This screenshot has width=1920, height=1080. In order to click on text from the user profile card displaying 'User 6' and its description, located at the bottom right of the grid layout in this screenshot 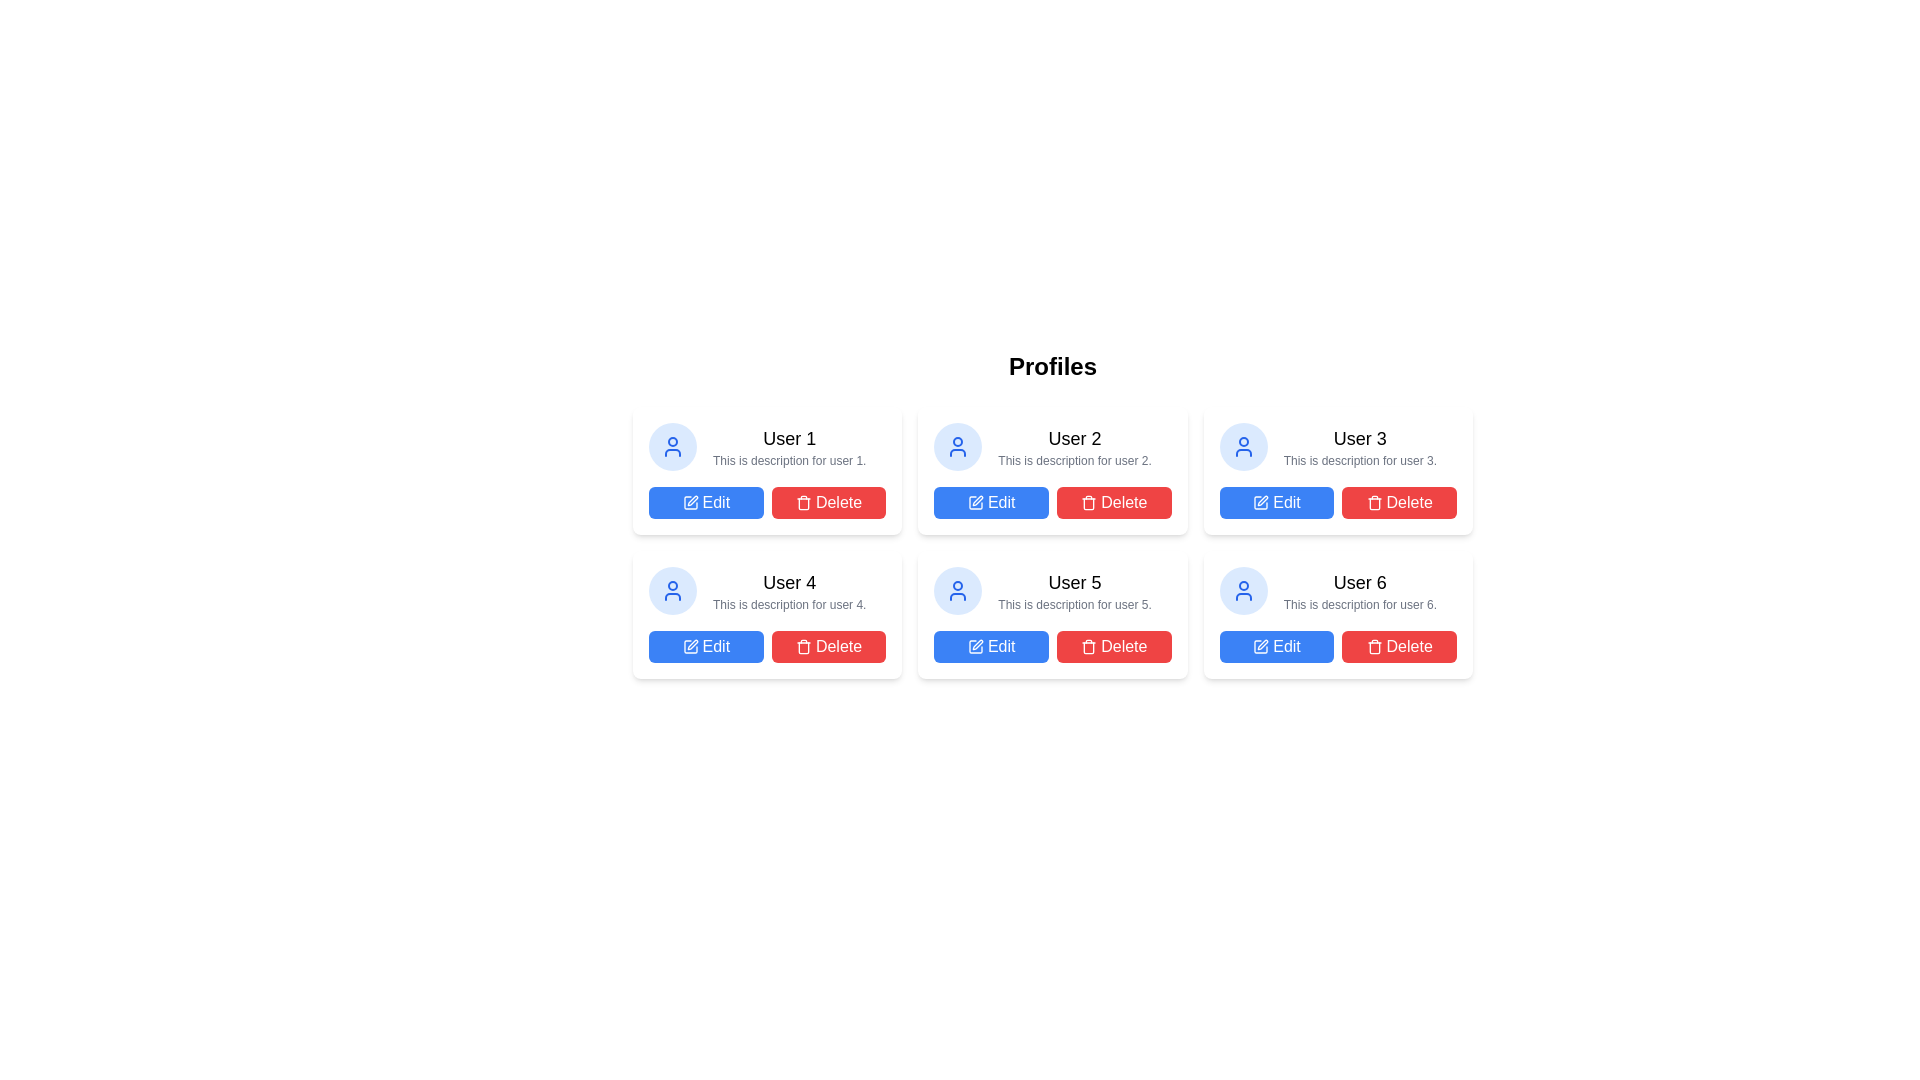, I will do `click(1338, 589)`.